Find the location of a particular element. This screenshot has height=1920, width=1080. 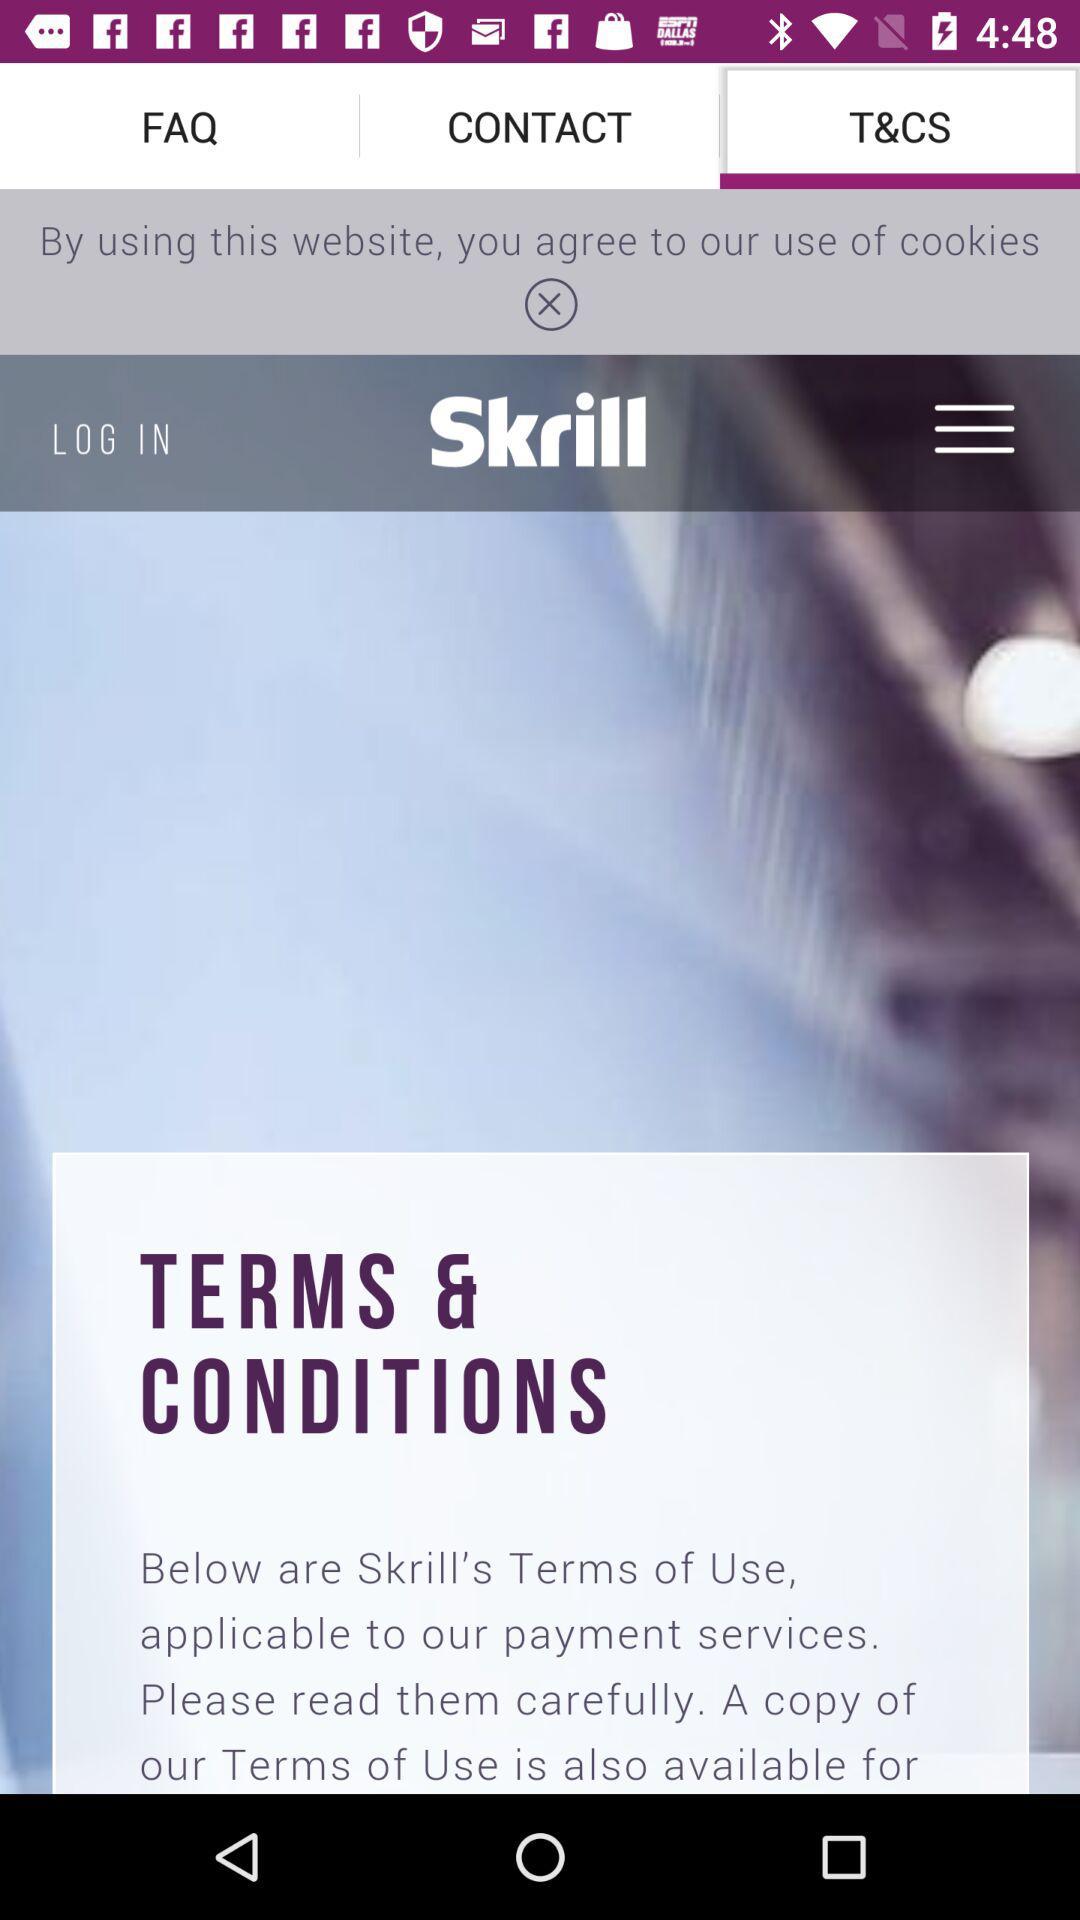

agree with cookie use is located at coordinates (540, 991).